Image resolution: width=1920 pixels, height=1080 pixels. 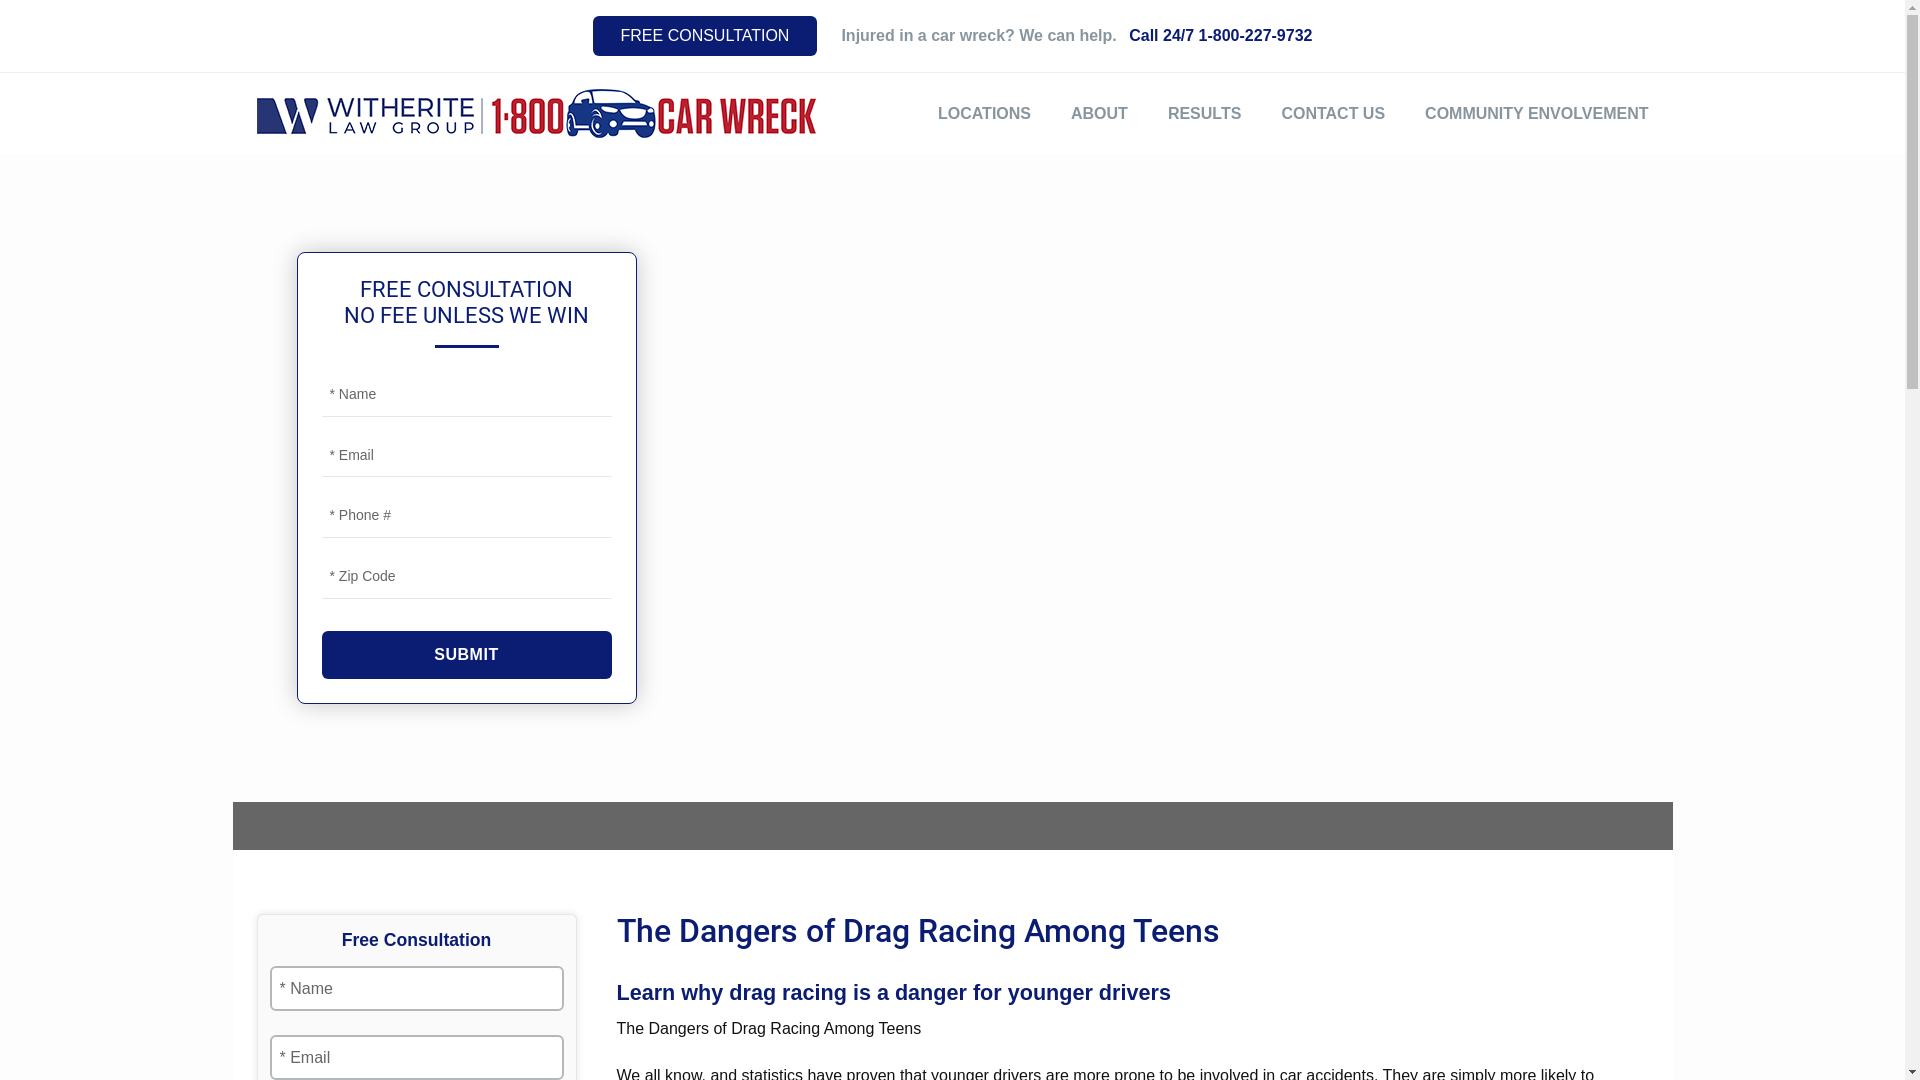 What do you see at coordinates (592, 35) in the screenshot?
I see `'FREE CONSULTATION'` at bounding box center [592, 35].